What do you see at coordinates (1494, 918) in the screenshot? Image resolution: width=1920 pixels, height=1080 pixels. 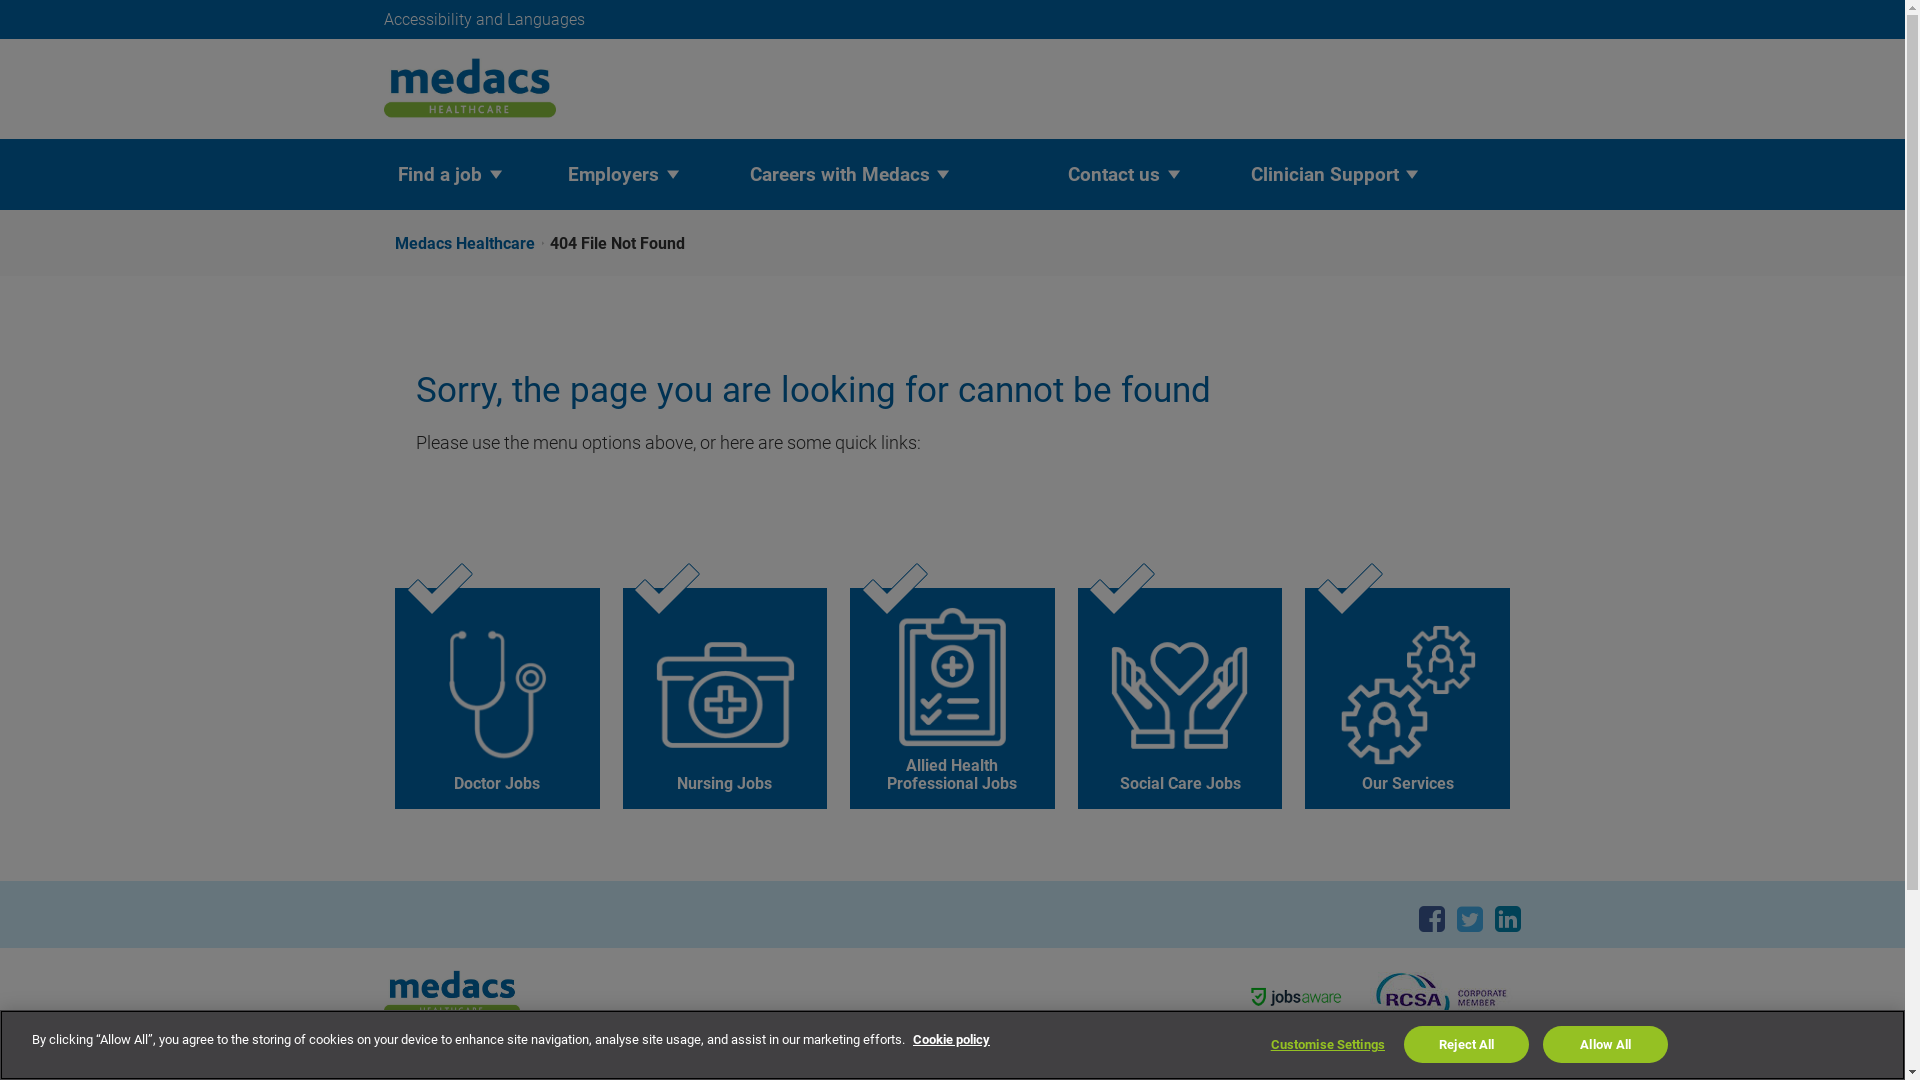 I see `'LinkedIn'` at bounding box center [1494, 918].